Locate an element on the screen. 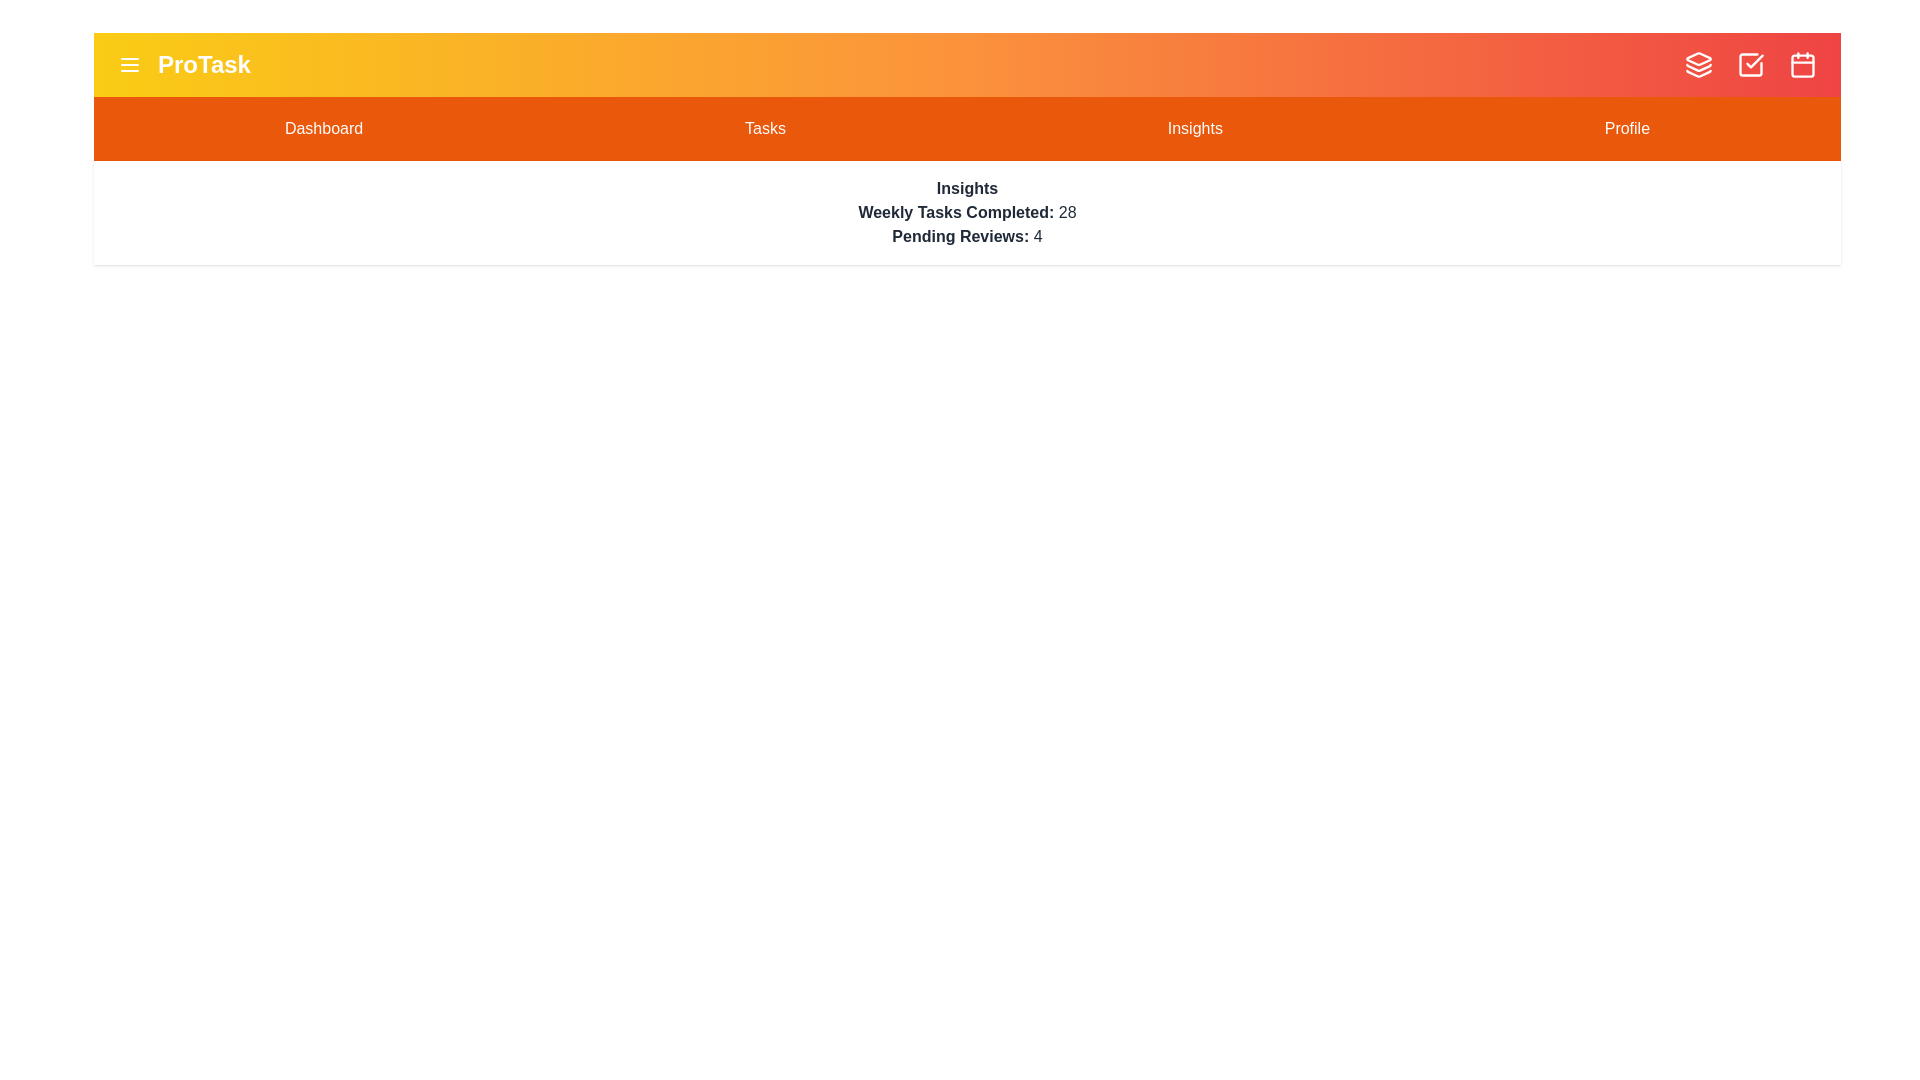 The height and width of the screenshot is (1080, 1920). the Profile section in the navigation bar is located at coordinates (1627, 128).